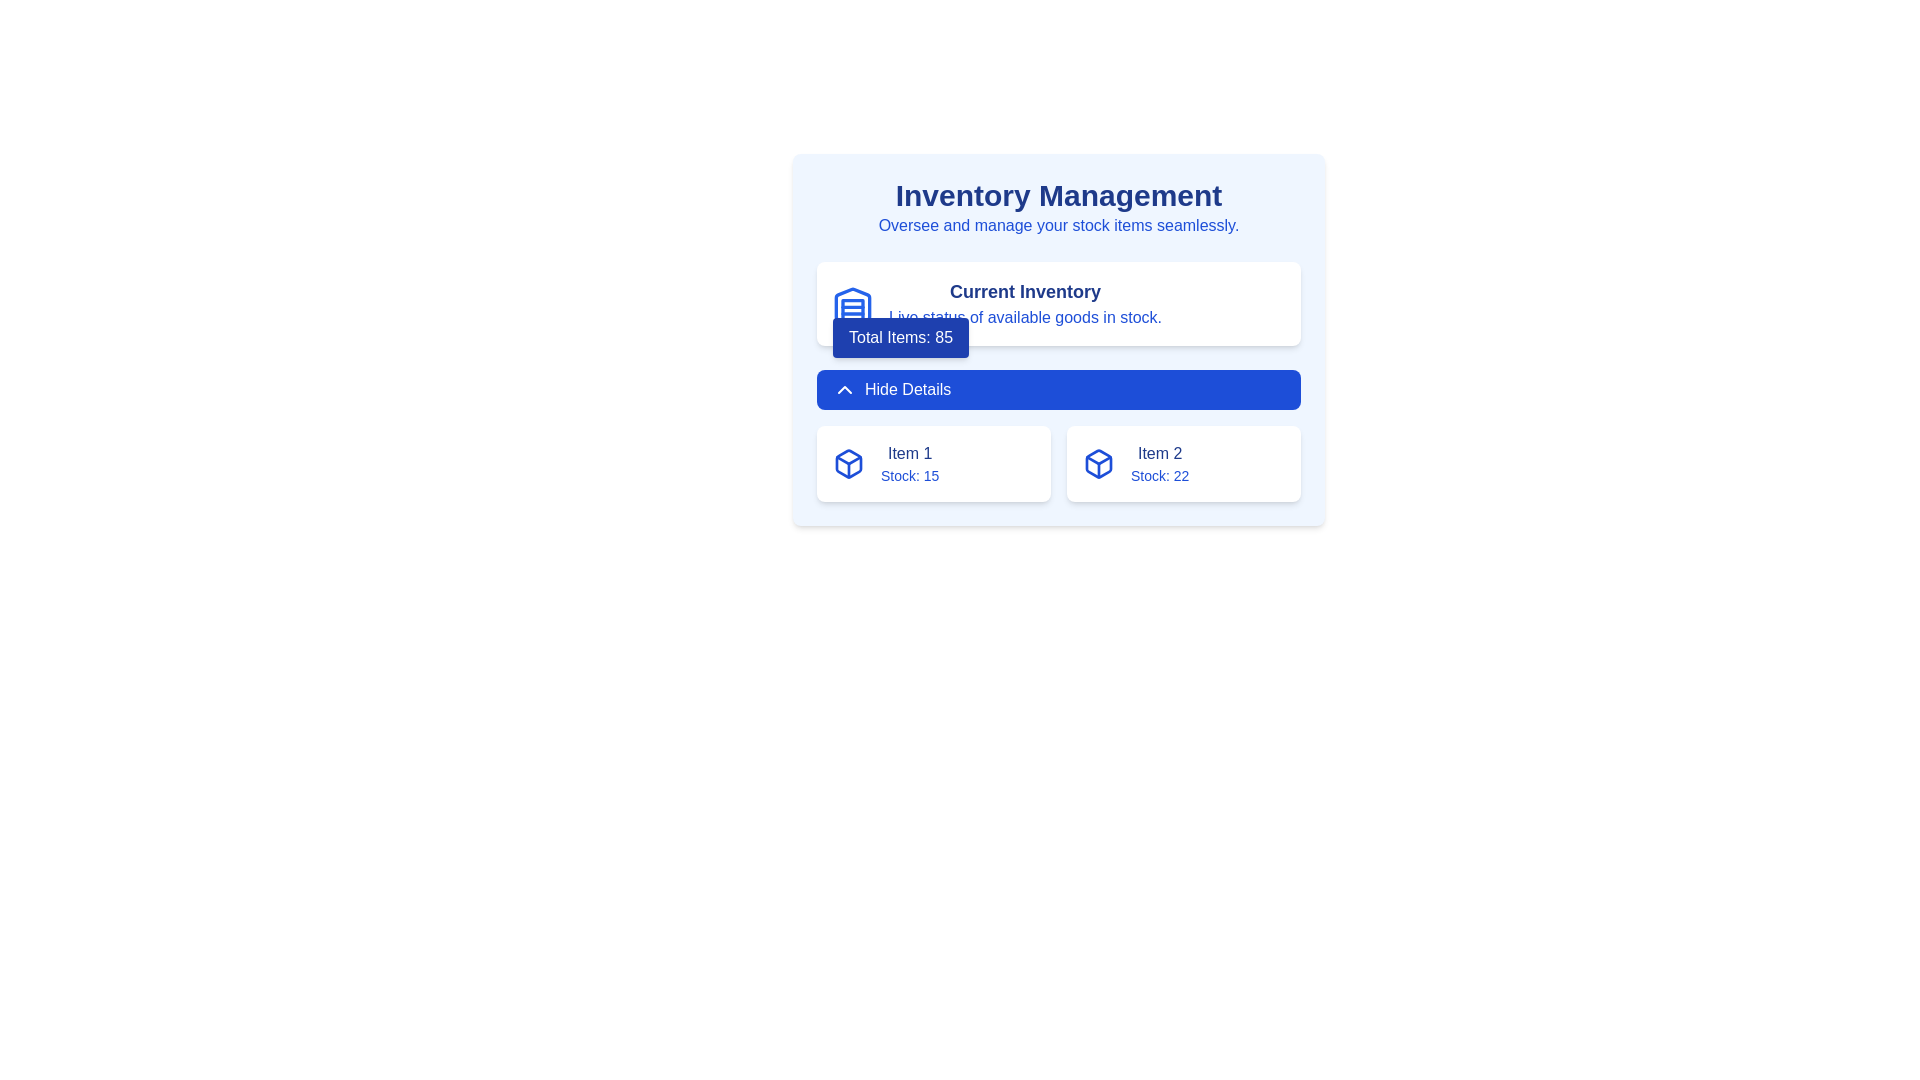 Image resolution: width=1920 pixels, height=1080 pixels. What do you see at coordinates (1058, 463) in the screenshot?
I see `the inventory display grid, which shows items and their stock levels` at bounding box center [1058, 463].